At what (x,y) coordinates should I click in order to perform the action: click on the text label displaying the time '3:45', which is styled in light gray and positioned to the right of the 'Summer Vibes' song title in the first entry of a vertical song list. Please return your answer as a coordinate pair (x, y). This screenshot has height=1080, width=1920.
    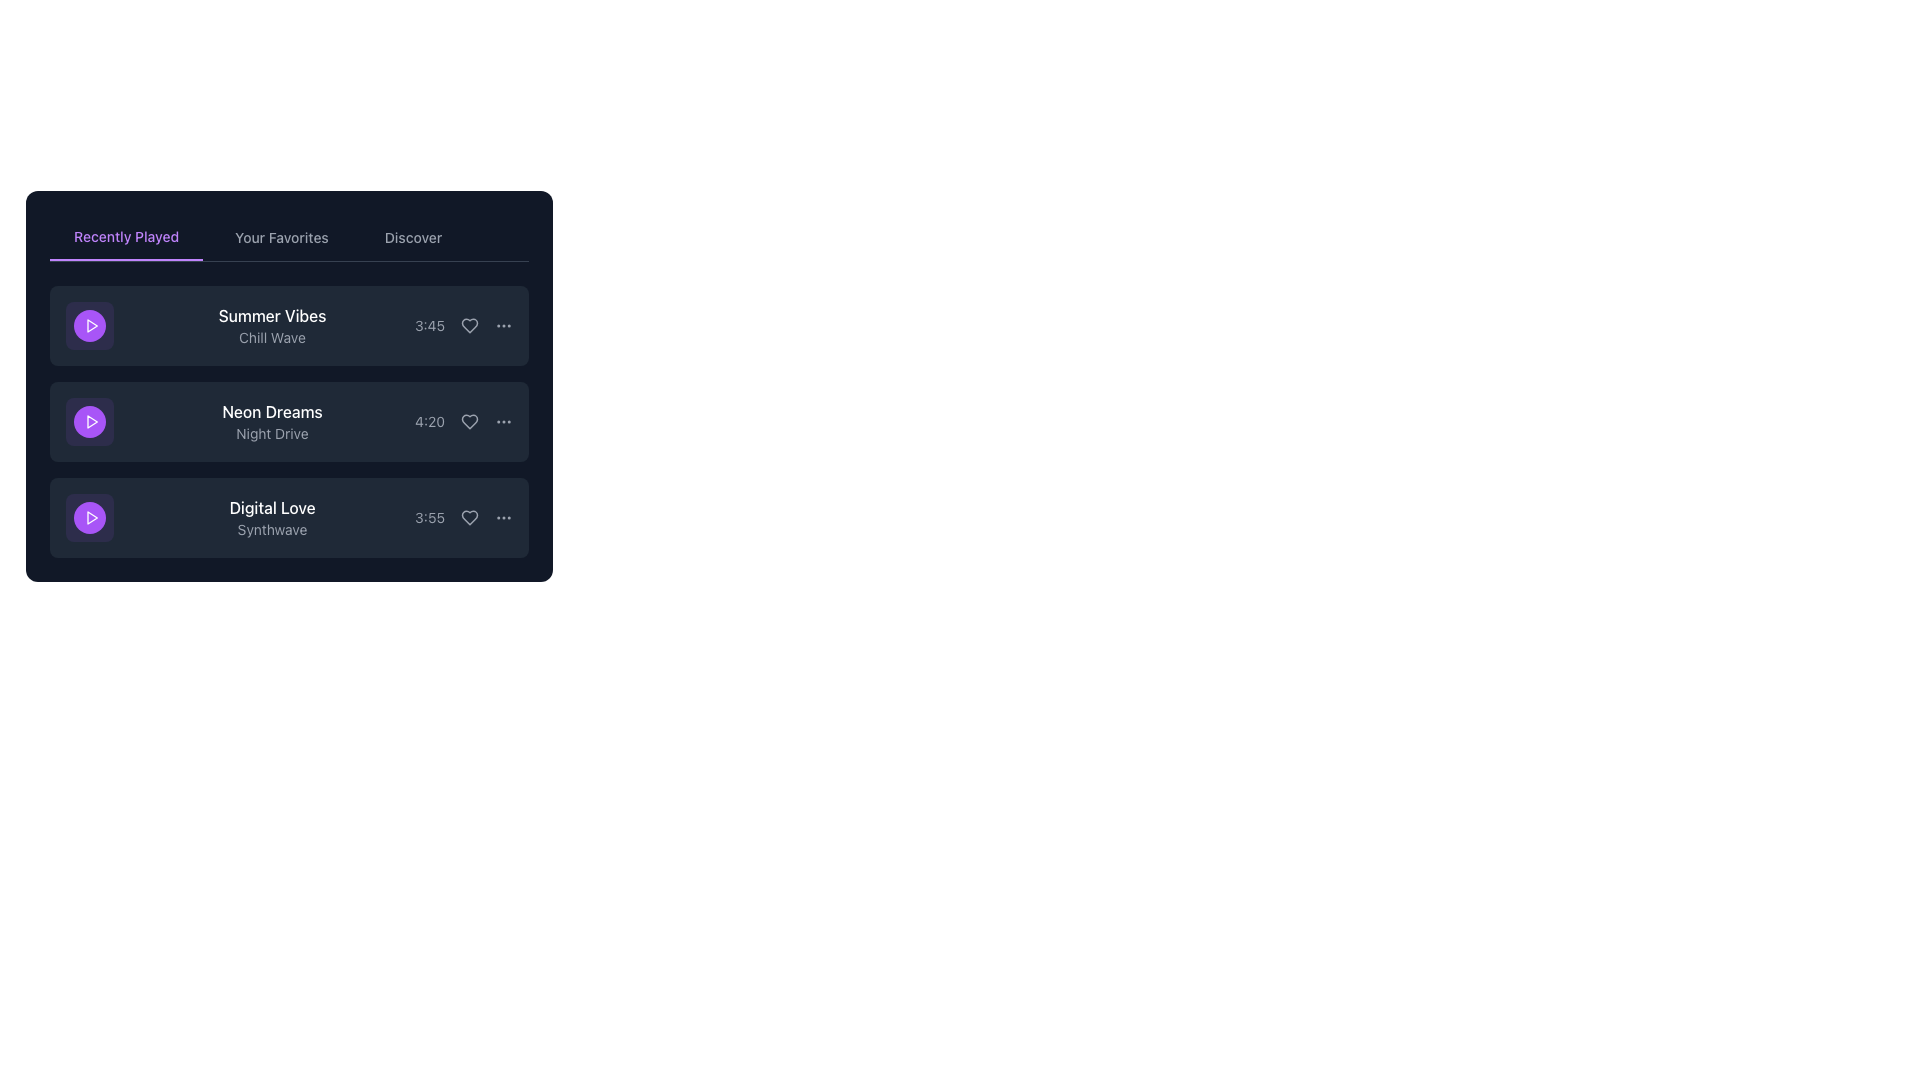
    Looking at the image, I should click on (429, 325).